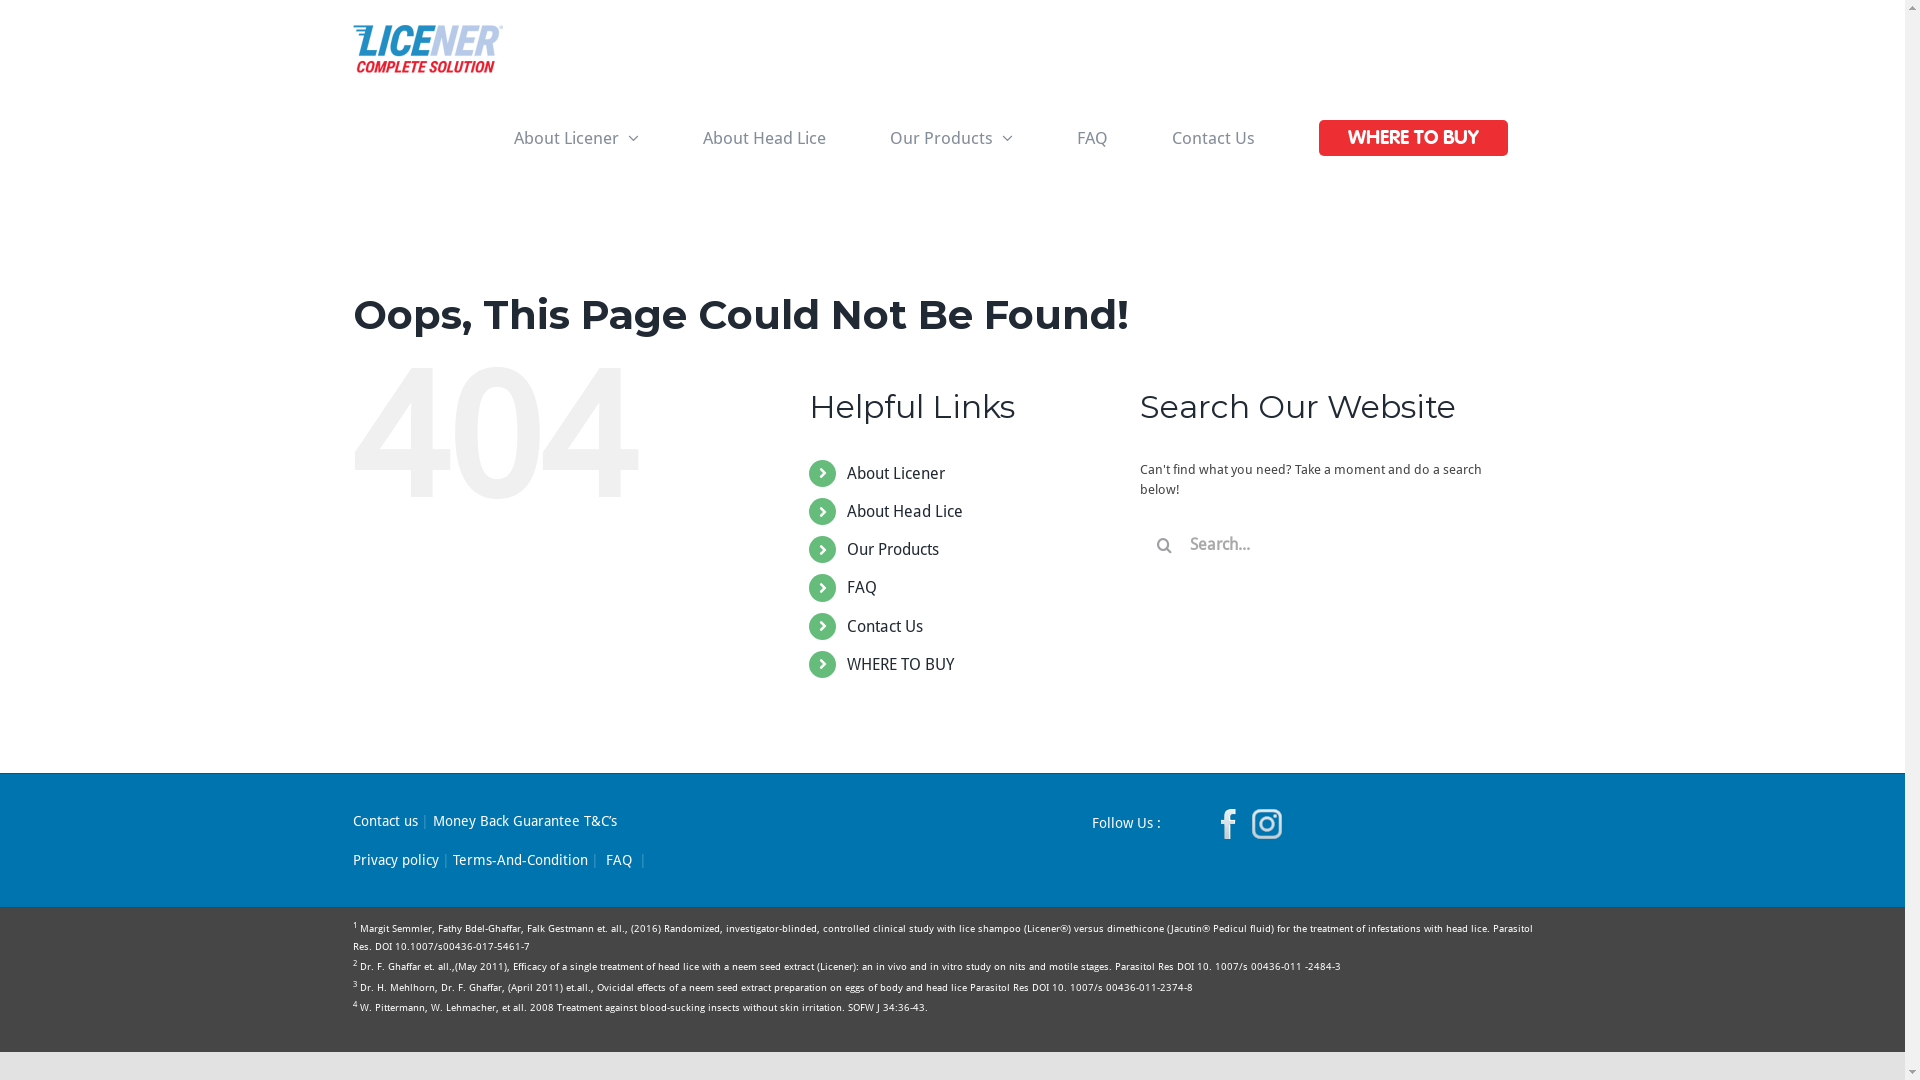  Describe the element at coordinates (869, 137) in the screenshot. I see `'Our Products'` at that location.